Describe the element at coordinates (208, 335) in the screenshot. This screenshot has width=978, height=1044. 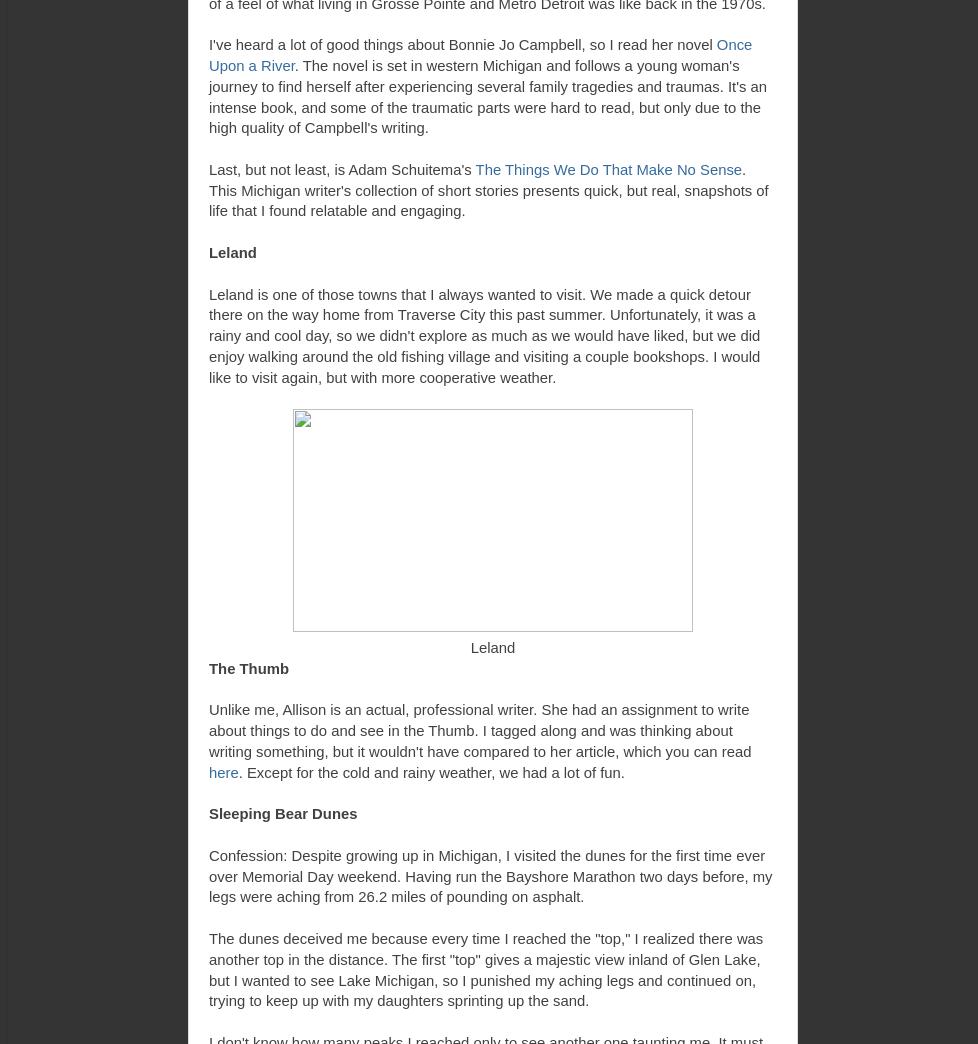
I see `'Leland is one of those towns that I always wanted to visit. We made a quick detour there on the way home from Traverse City this past summer. Unfortunately, it was a rainy and cool day, so we didn't explore as much as we would have liked, but we did enjoy walking around the old fishing village and visiting a couple bookshops. I would like to visit again, but with more cooperative weather.'` at that location.